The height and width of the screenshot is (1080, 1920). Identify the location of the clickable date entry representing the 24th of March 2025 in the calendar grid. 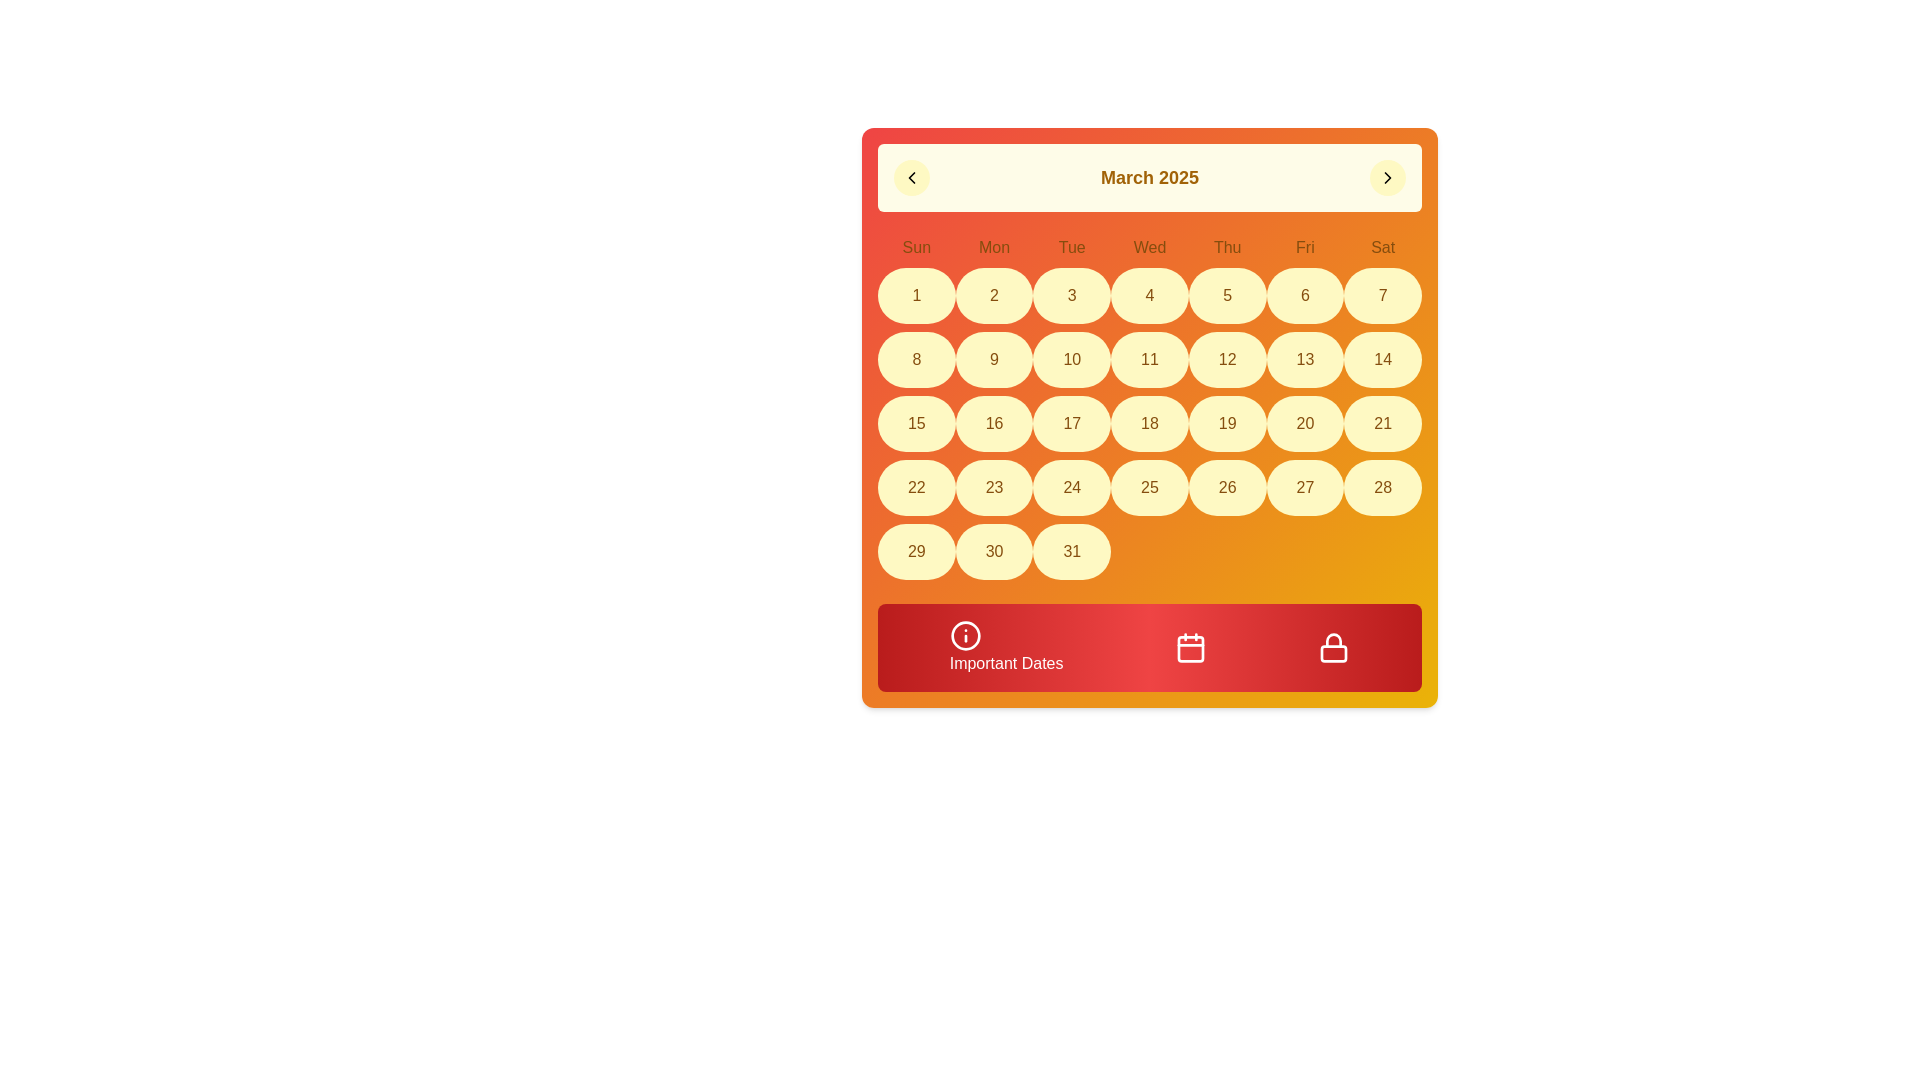
(1071, 488).